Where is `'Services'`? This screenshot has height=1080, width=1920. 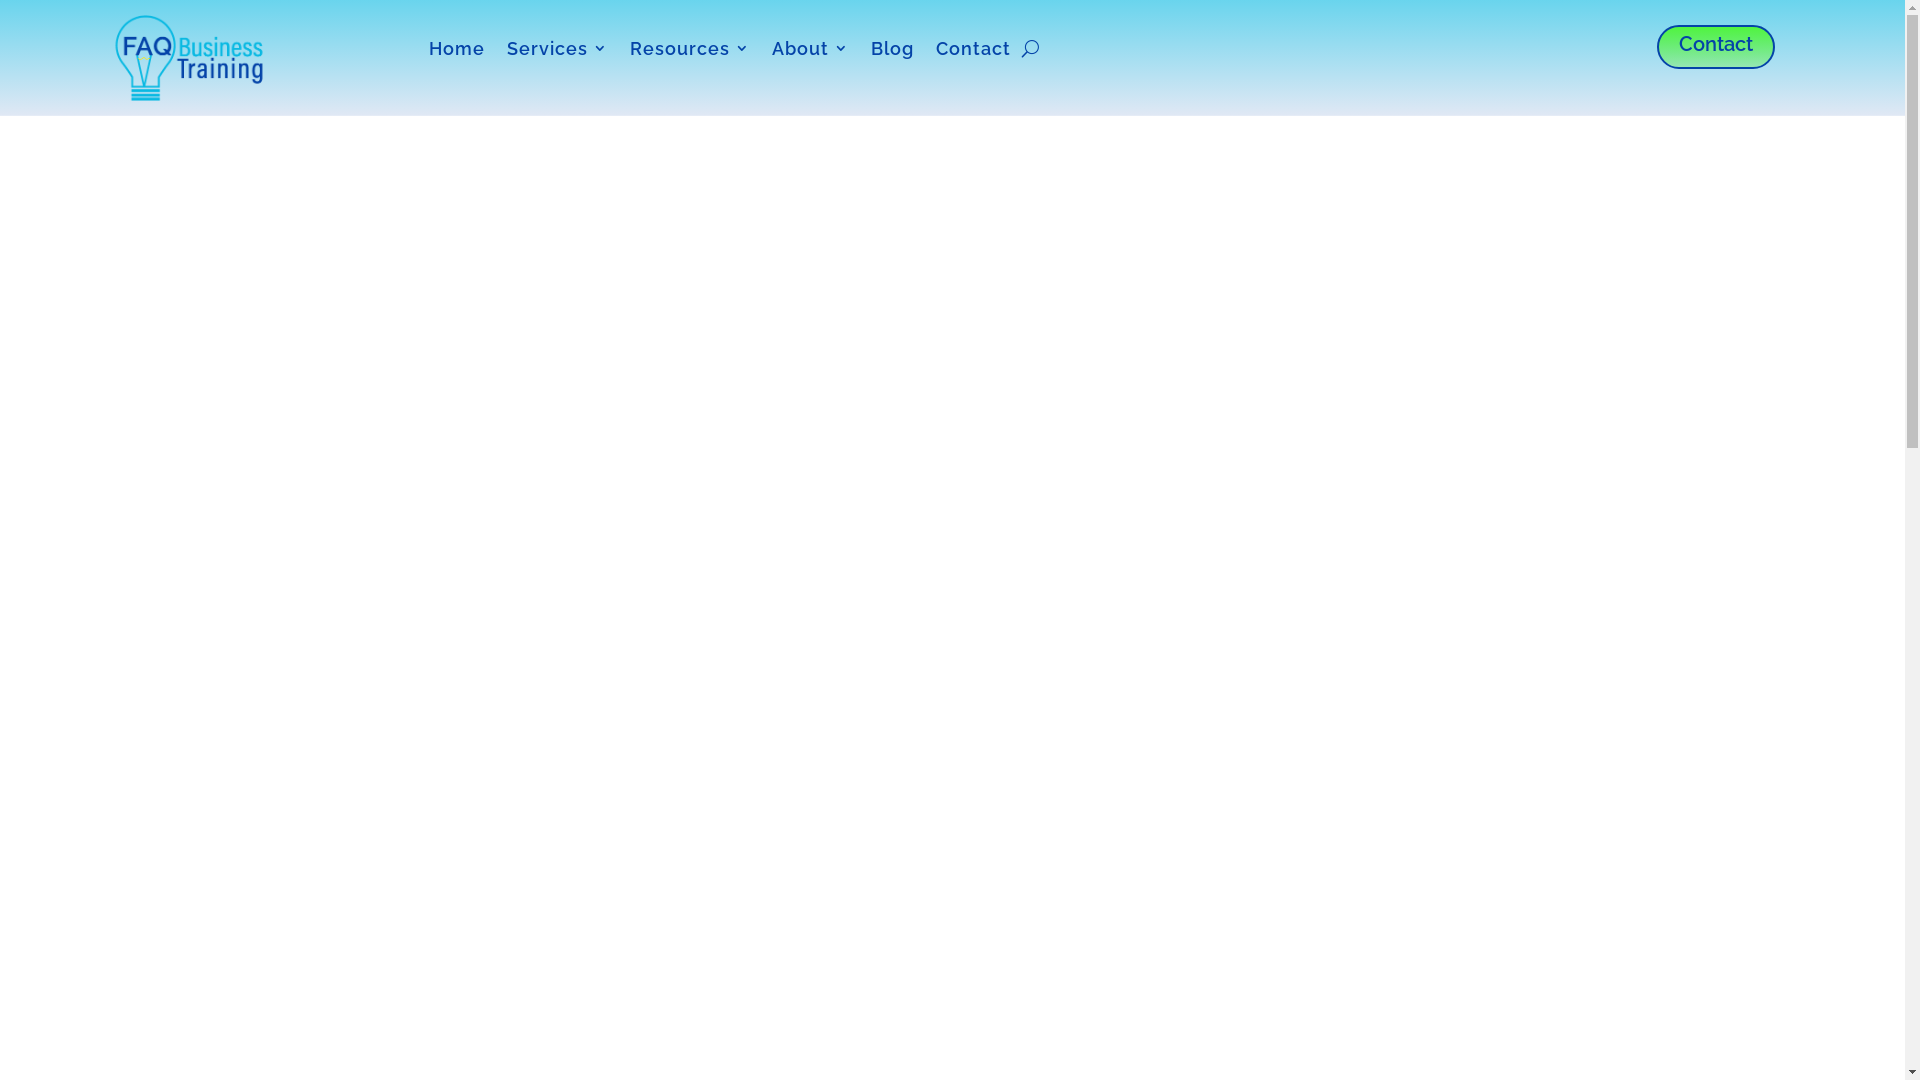 'Services' is located at coordinates (557, 51).